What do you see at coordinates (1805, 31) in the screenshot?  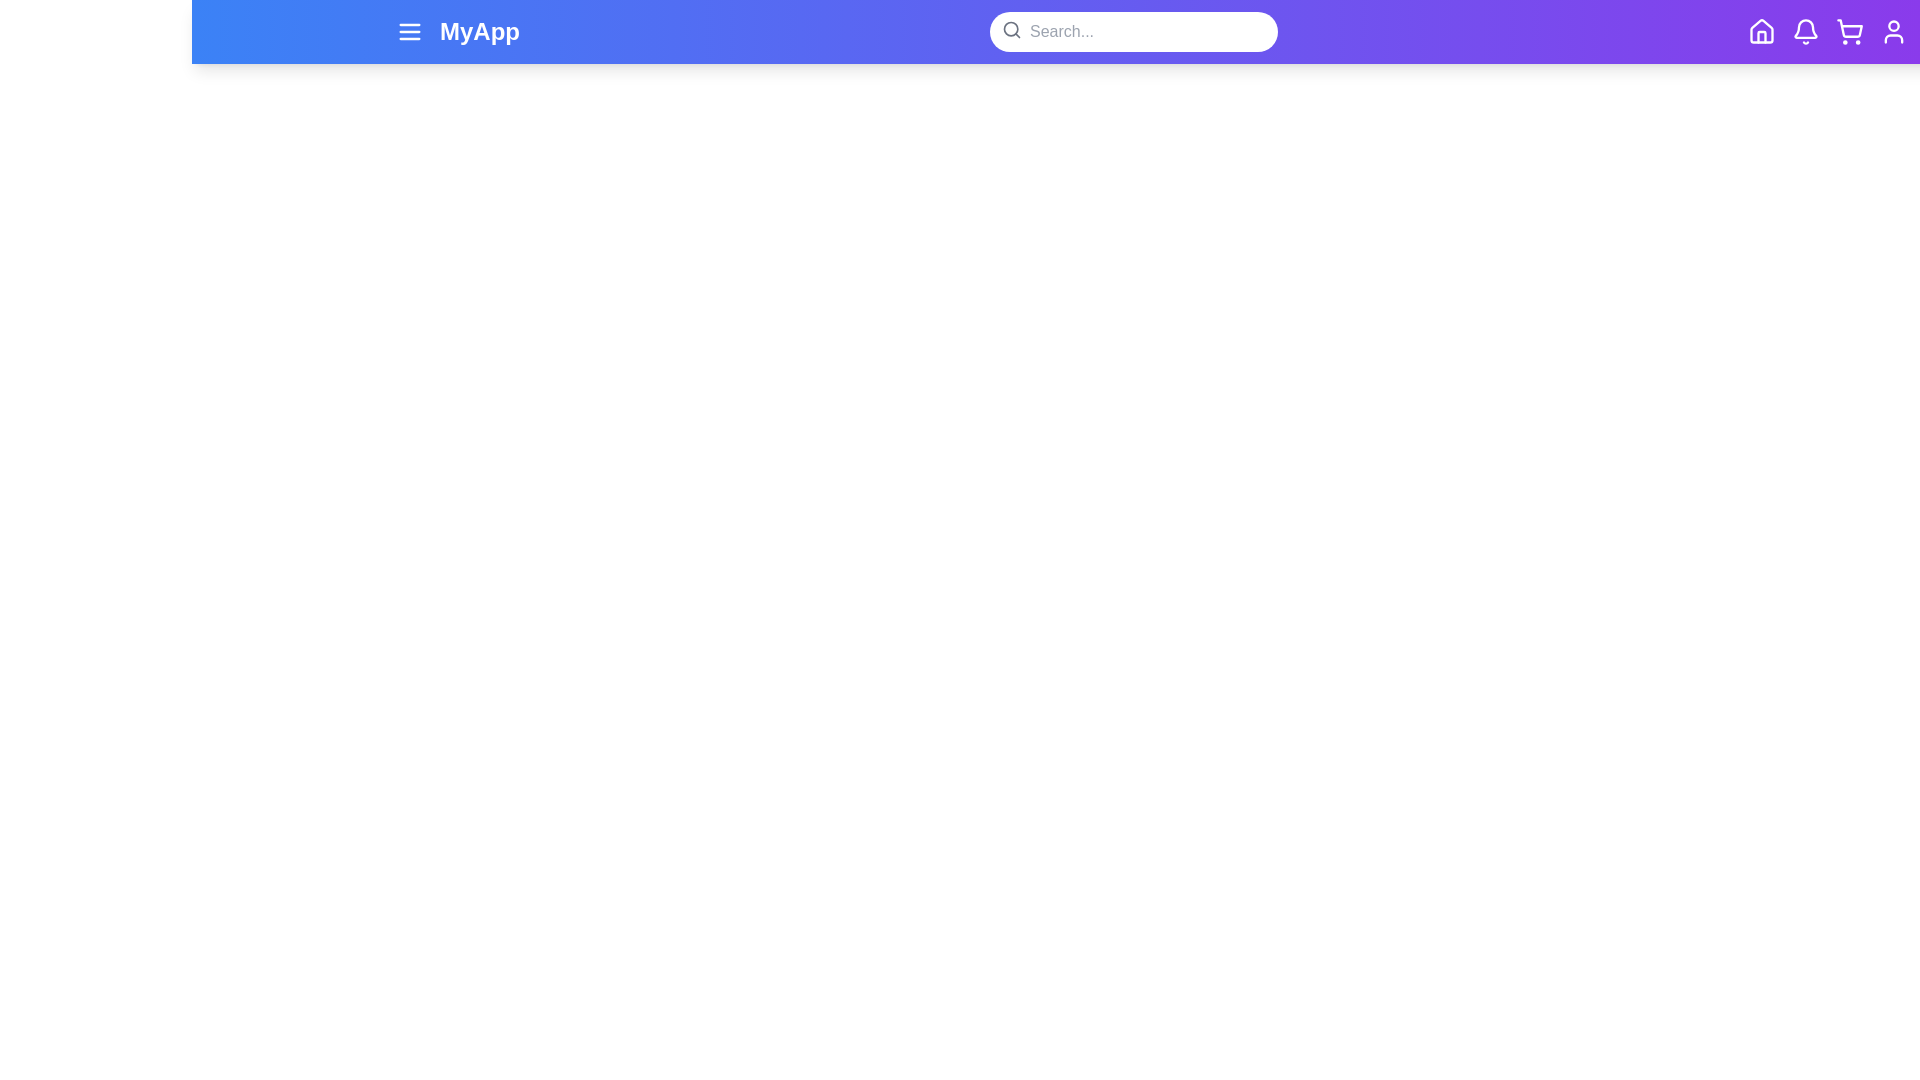 I see `the bell button in the navigation bar` at bounding box center [1805, 31].